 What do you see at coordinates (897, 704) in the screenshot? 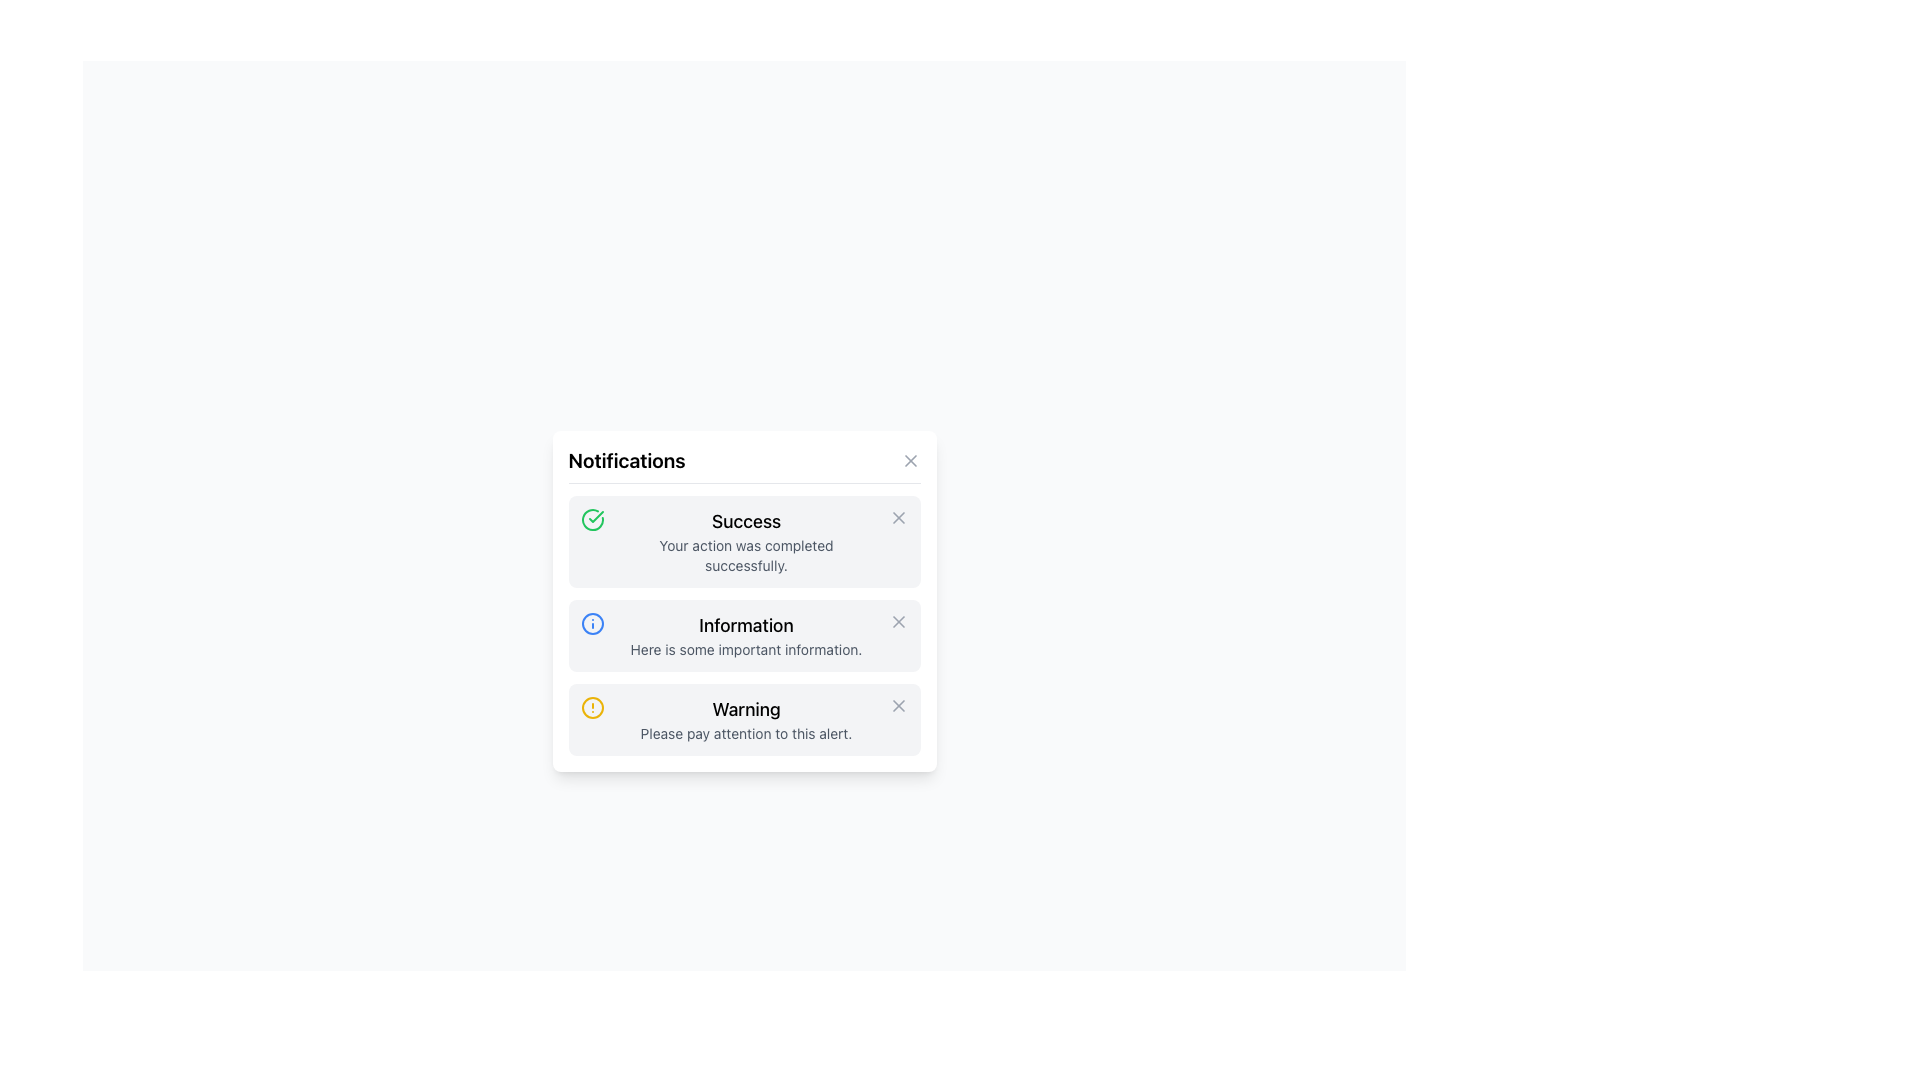
I see `the Close icon button located in the top-right corner of the 'Warning' notification box` at bounding box center [897, 704].